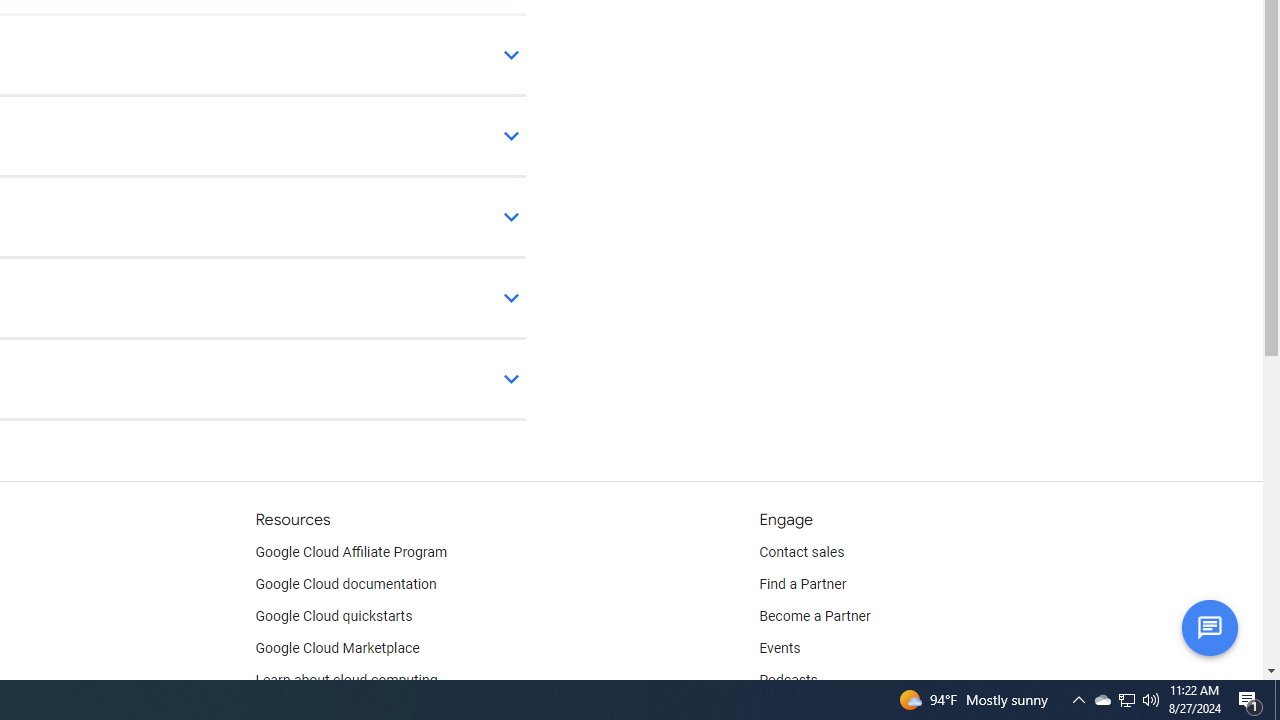  Describe the element at coordinates (345, 585) in the screenshot. I see `'Google Cloud documentation'` at that location.